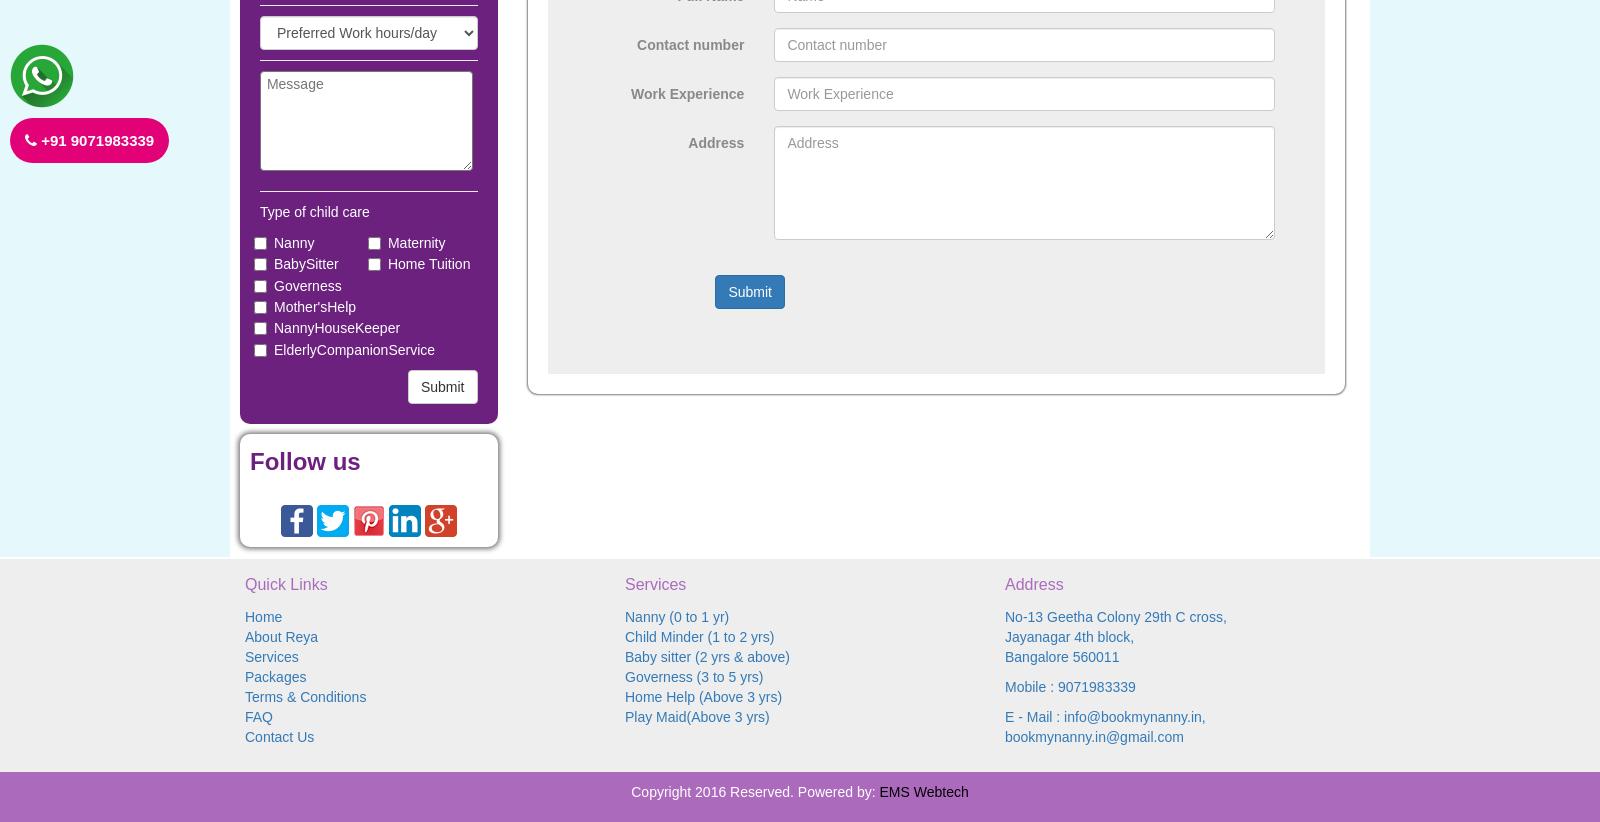  Describe the element at coordinates (415, 242) in the screenshot. I see `'Maternity'` at that location.